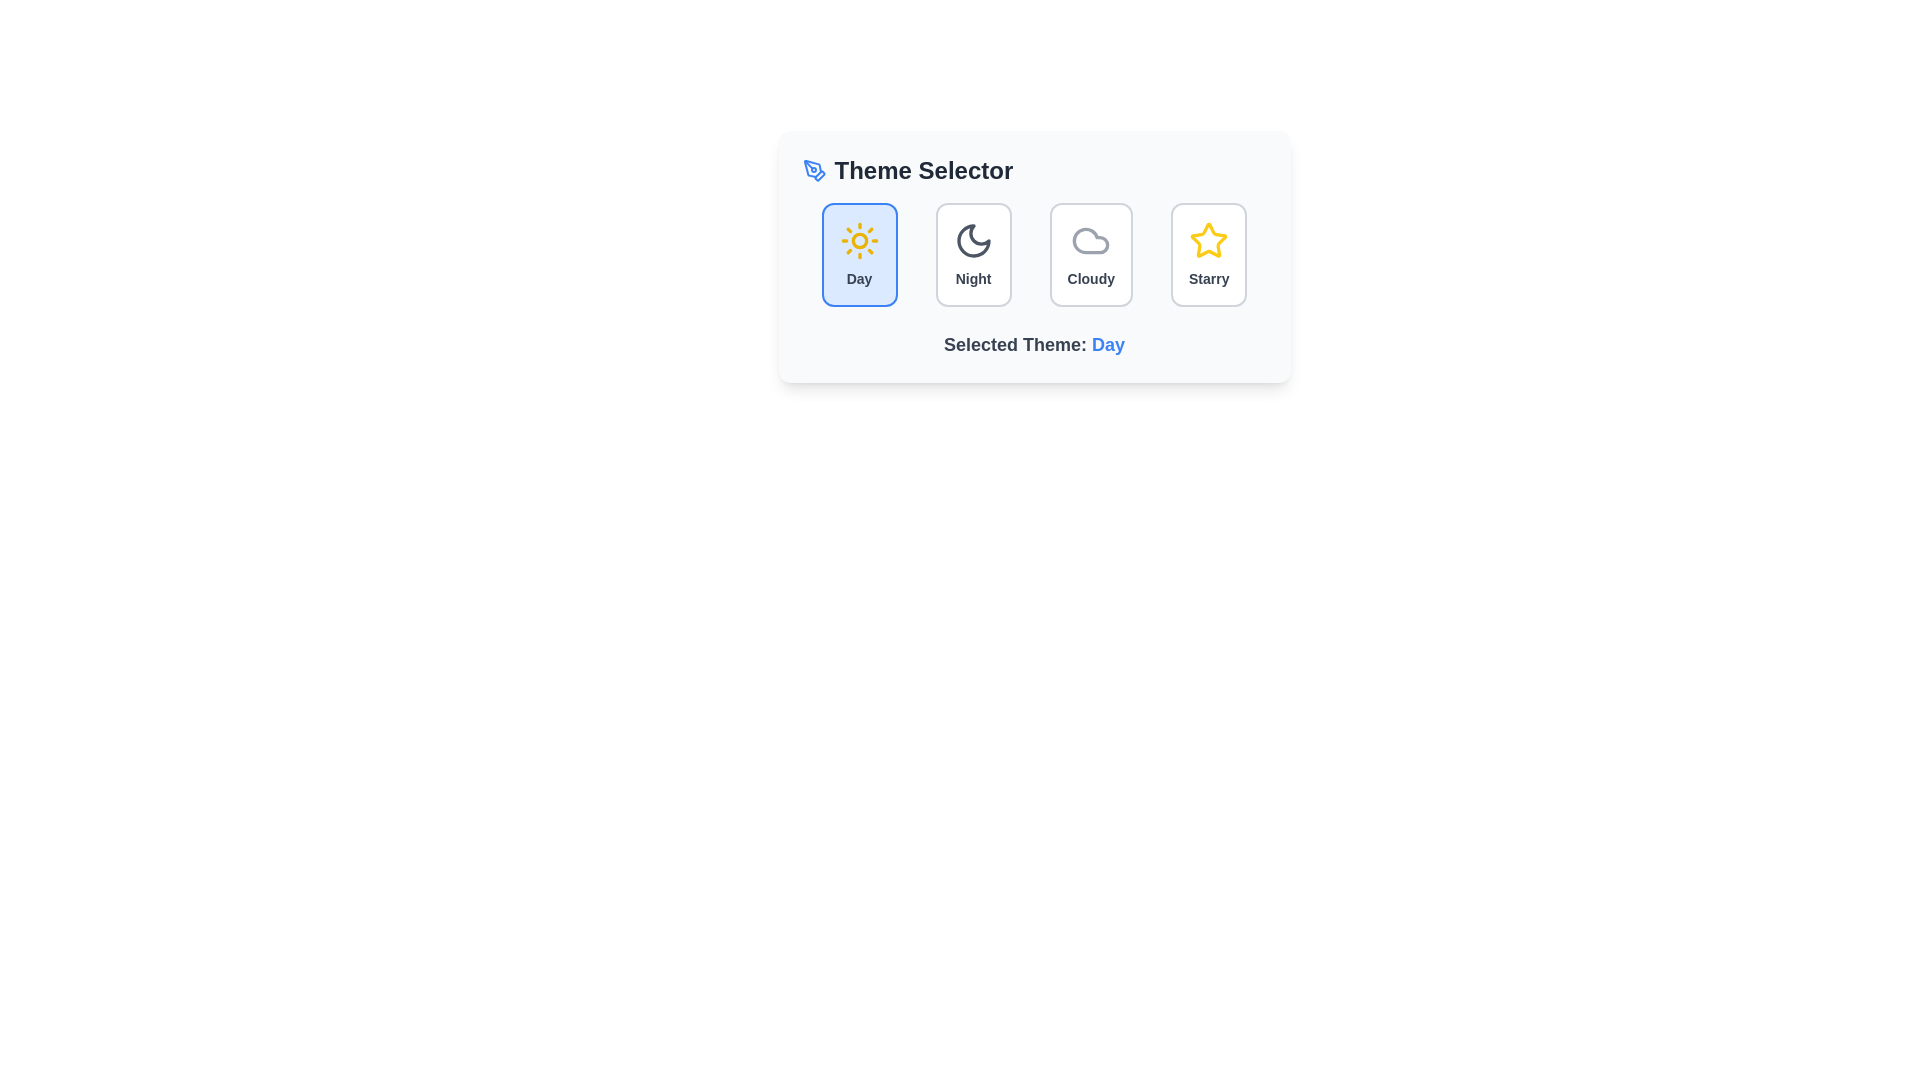 Image resolution: width=1920 pixels, height=1080 pixels. What do you see at coordinates (1089, 253) in the screenshot?
I see `the third card in the 'Theme Selector' labeled 'Cloudy'` at bounding box center [1089, 253].